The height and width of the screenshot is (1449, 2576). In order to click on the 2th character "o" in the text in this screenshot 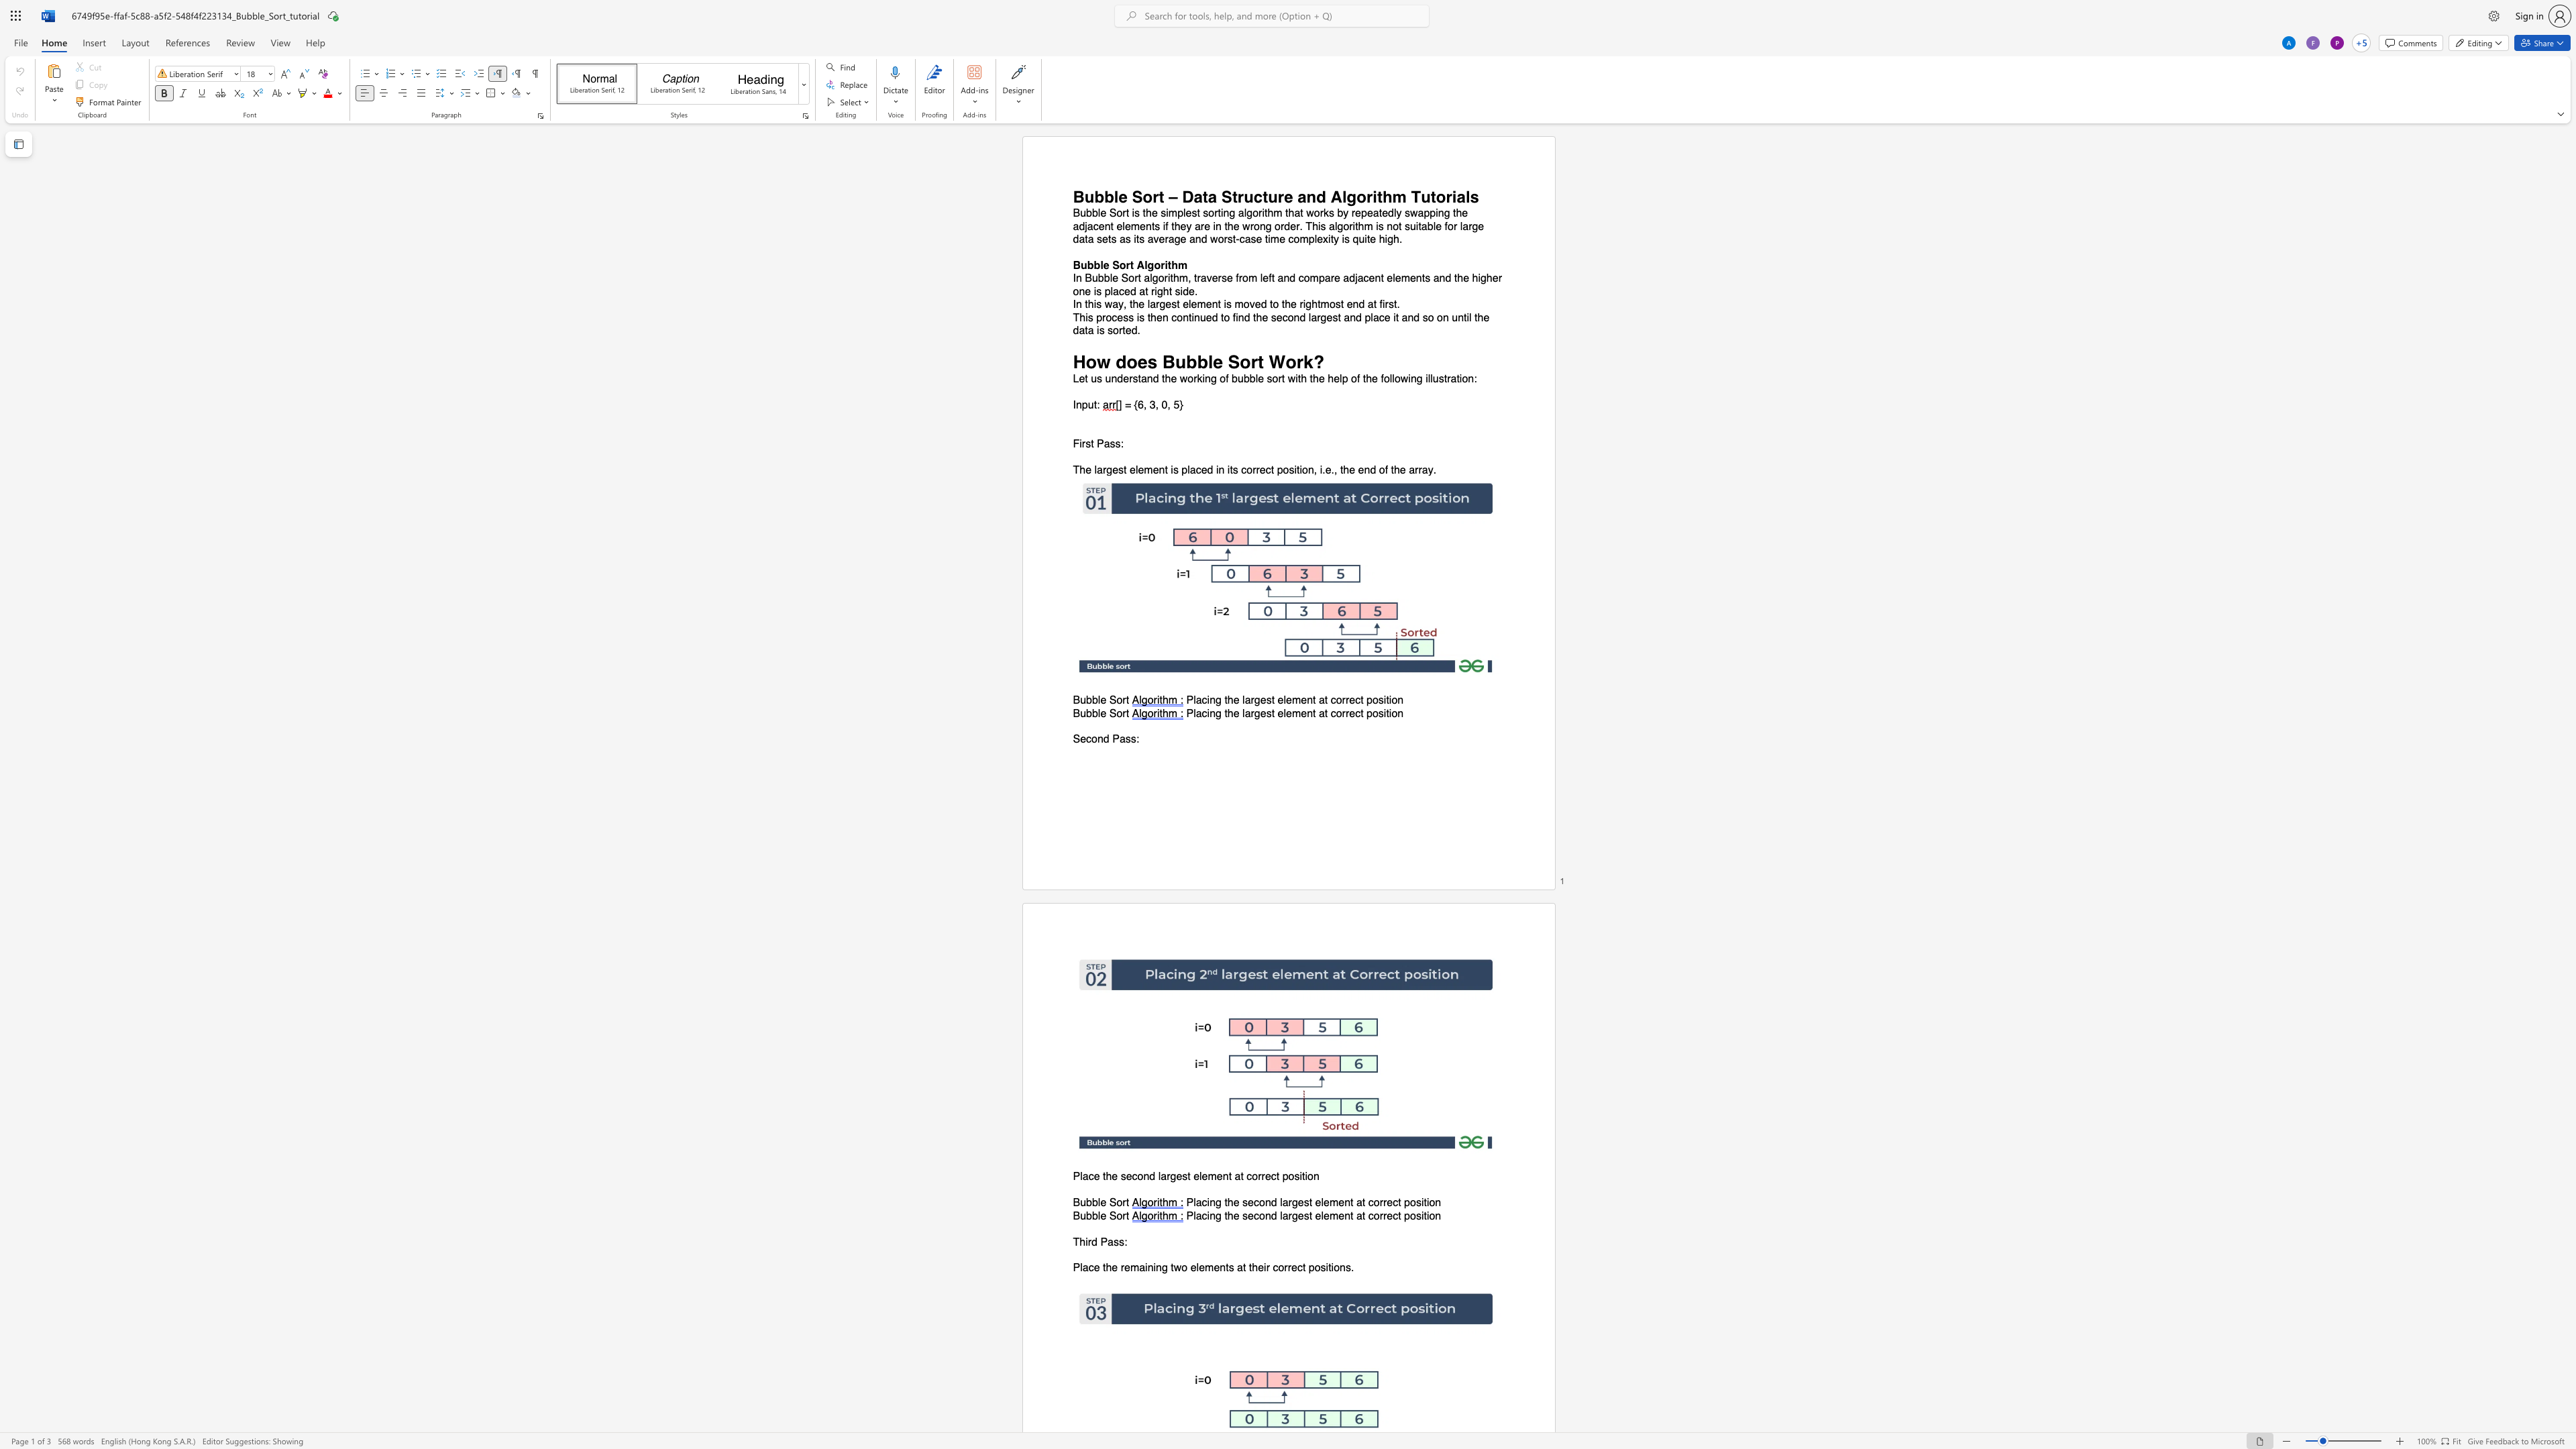, I will do `click(1156, 264)`.